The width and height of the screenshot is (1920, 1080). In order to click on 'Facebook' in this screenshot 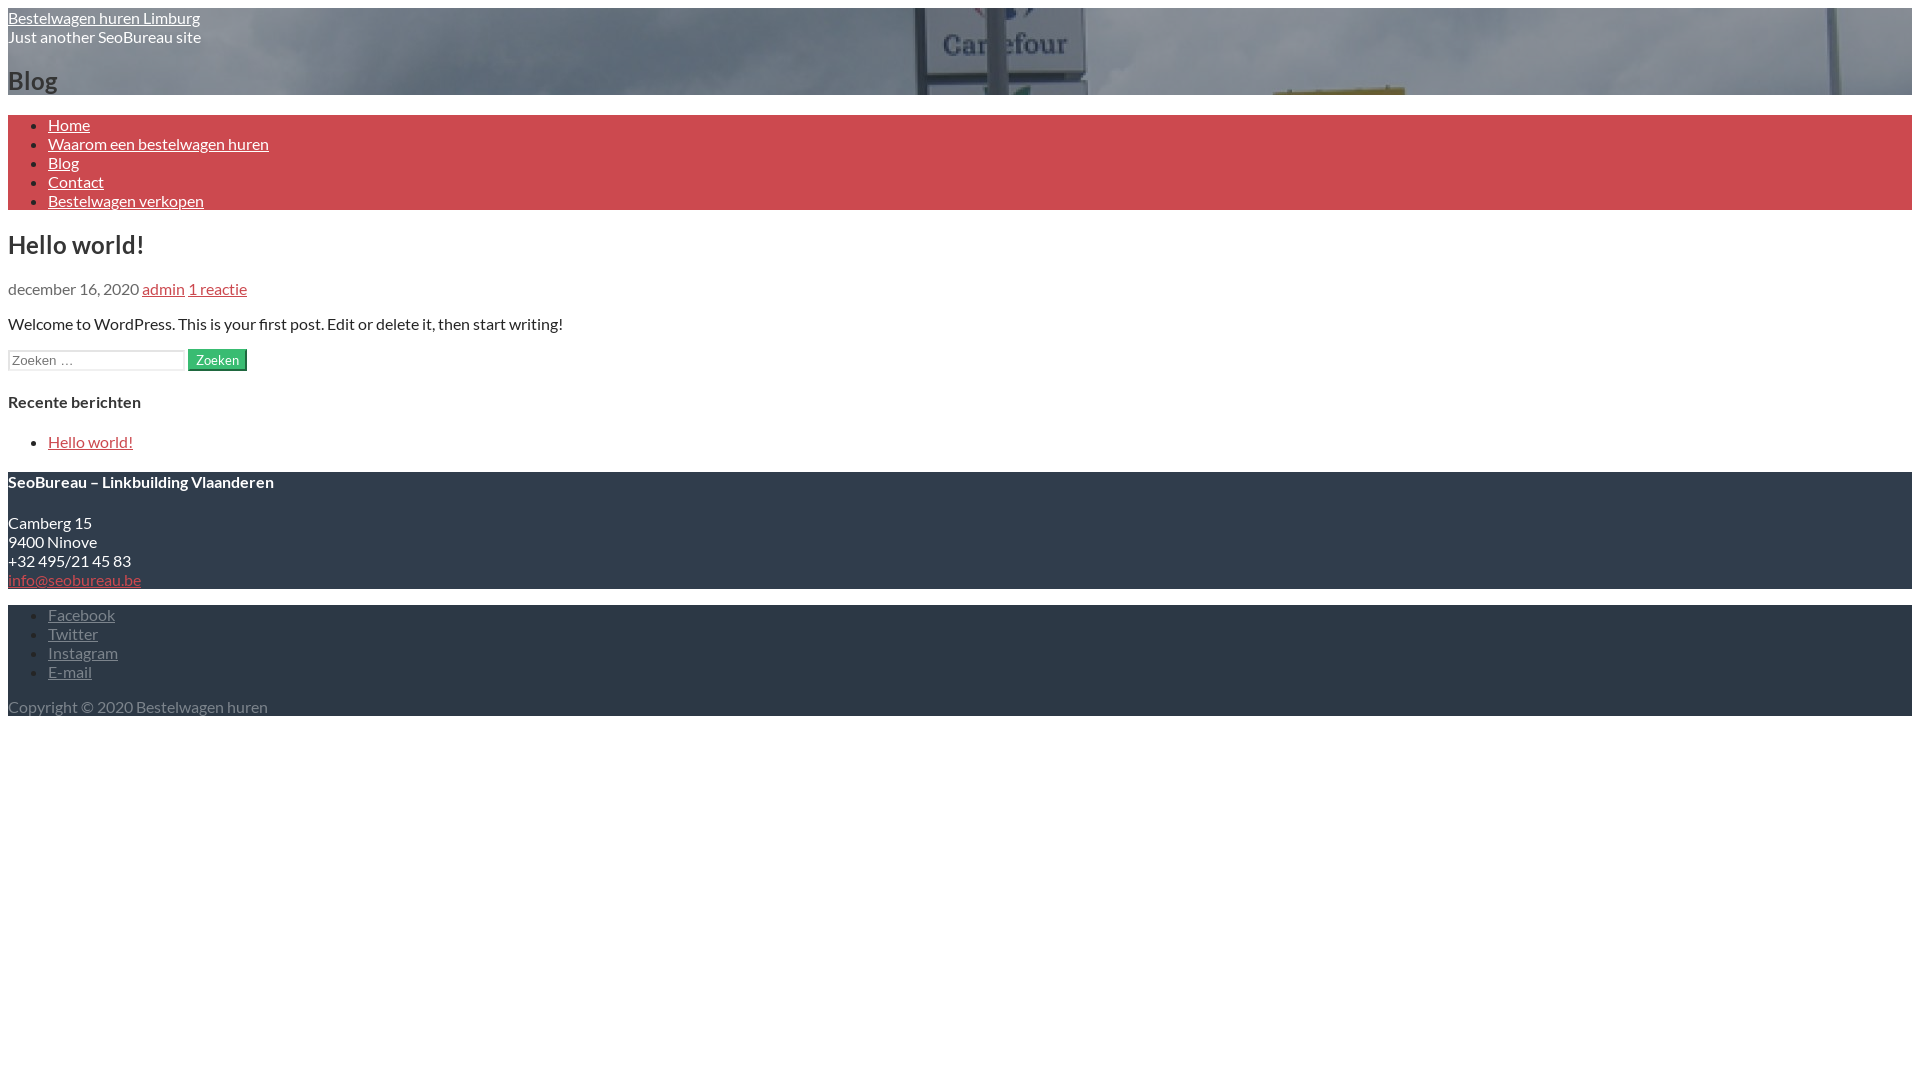, I will do `click(80, 613)`.